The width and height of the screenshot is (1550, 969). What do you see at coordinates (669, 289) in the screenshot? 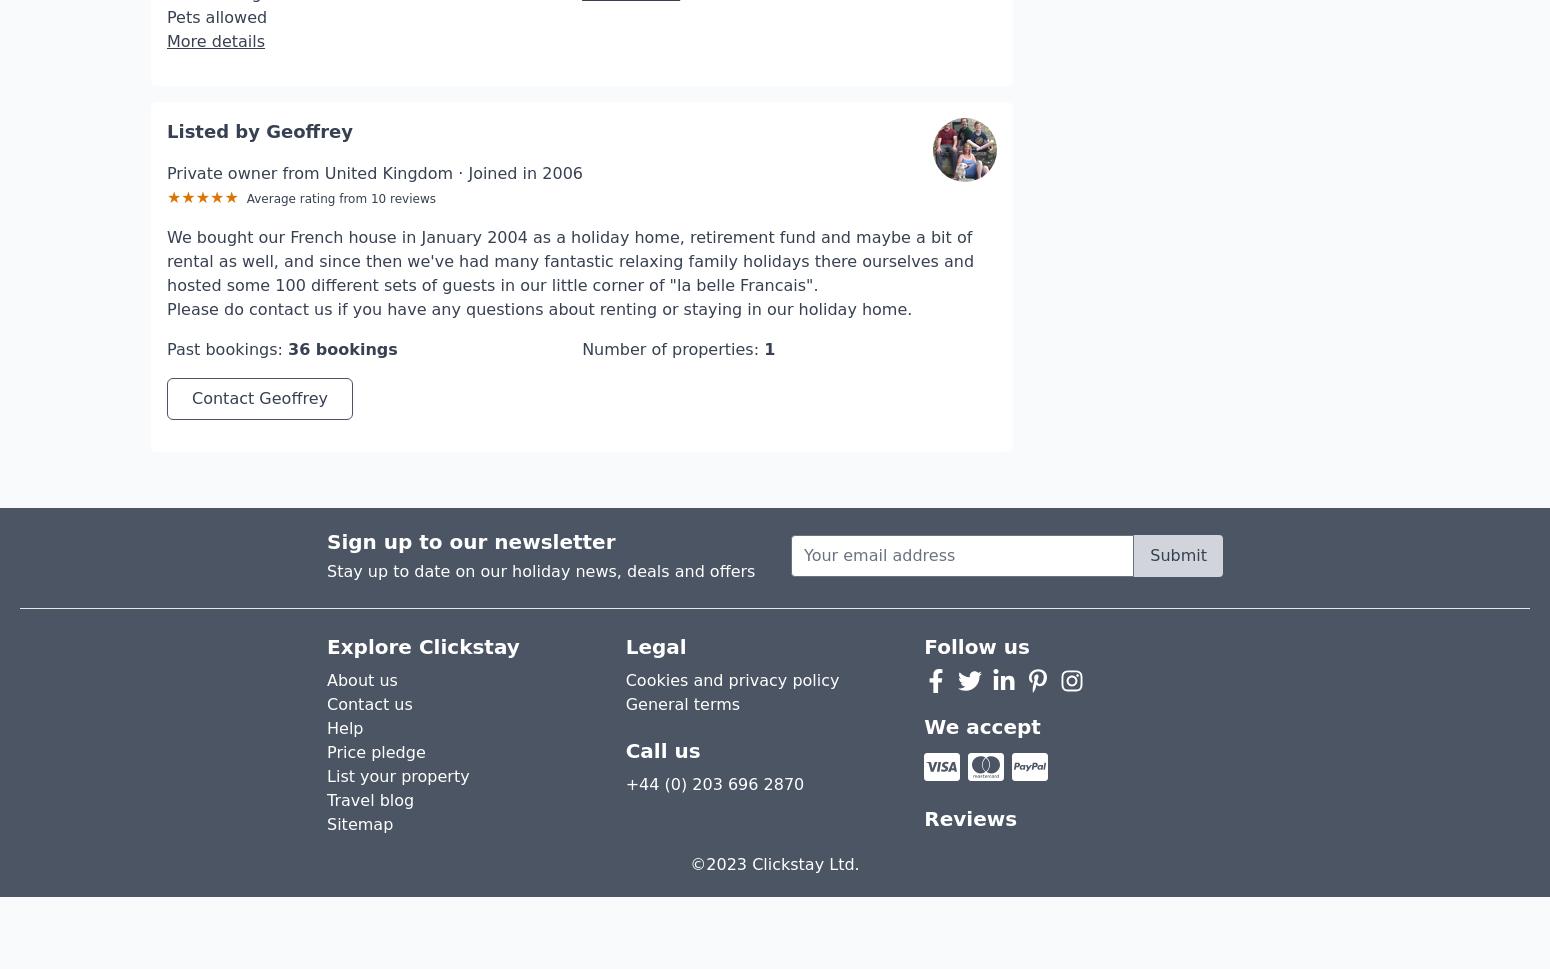
I see `'Number of properties:'` at bounding box center [669, 289].